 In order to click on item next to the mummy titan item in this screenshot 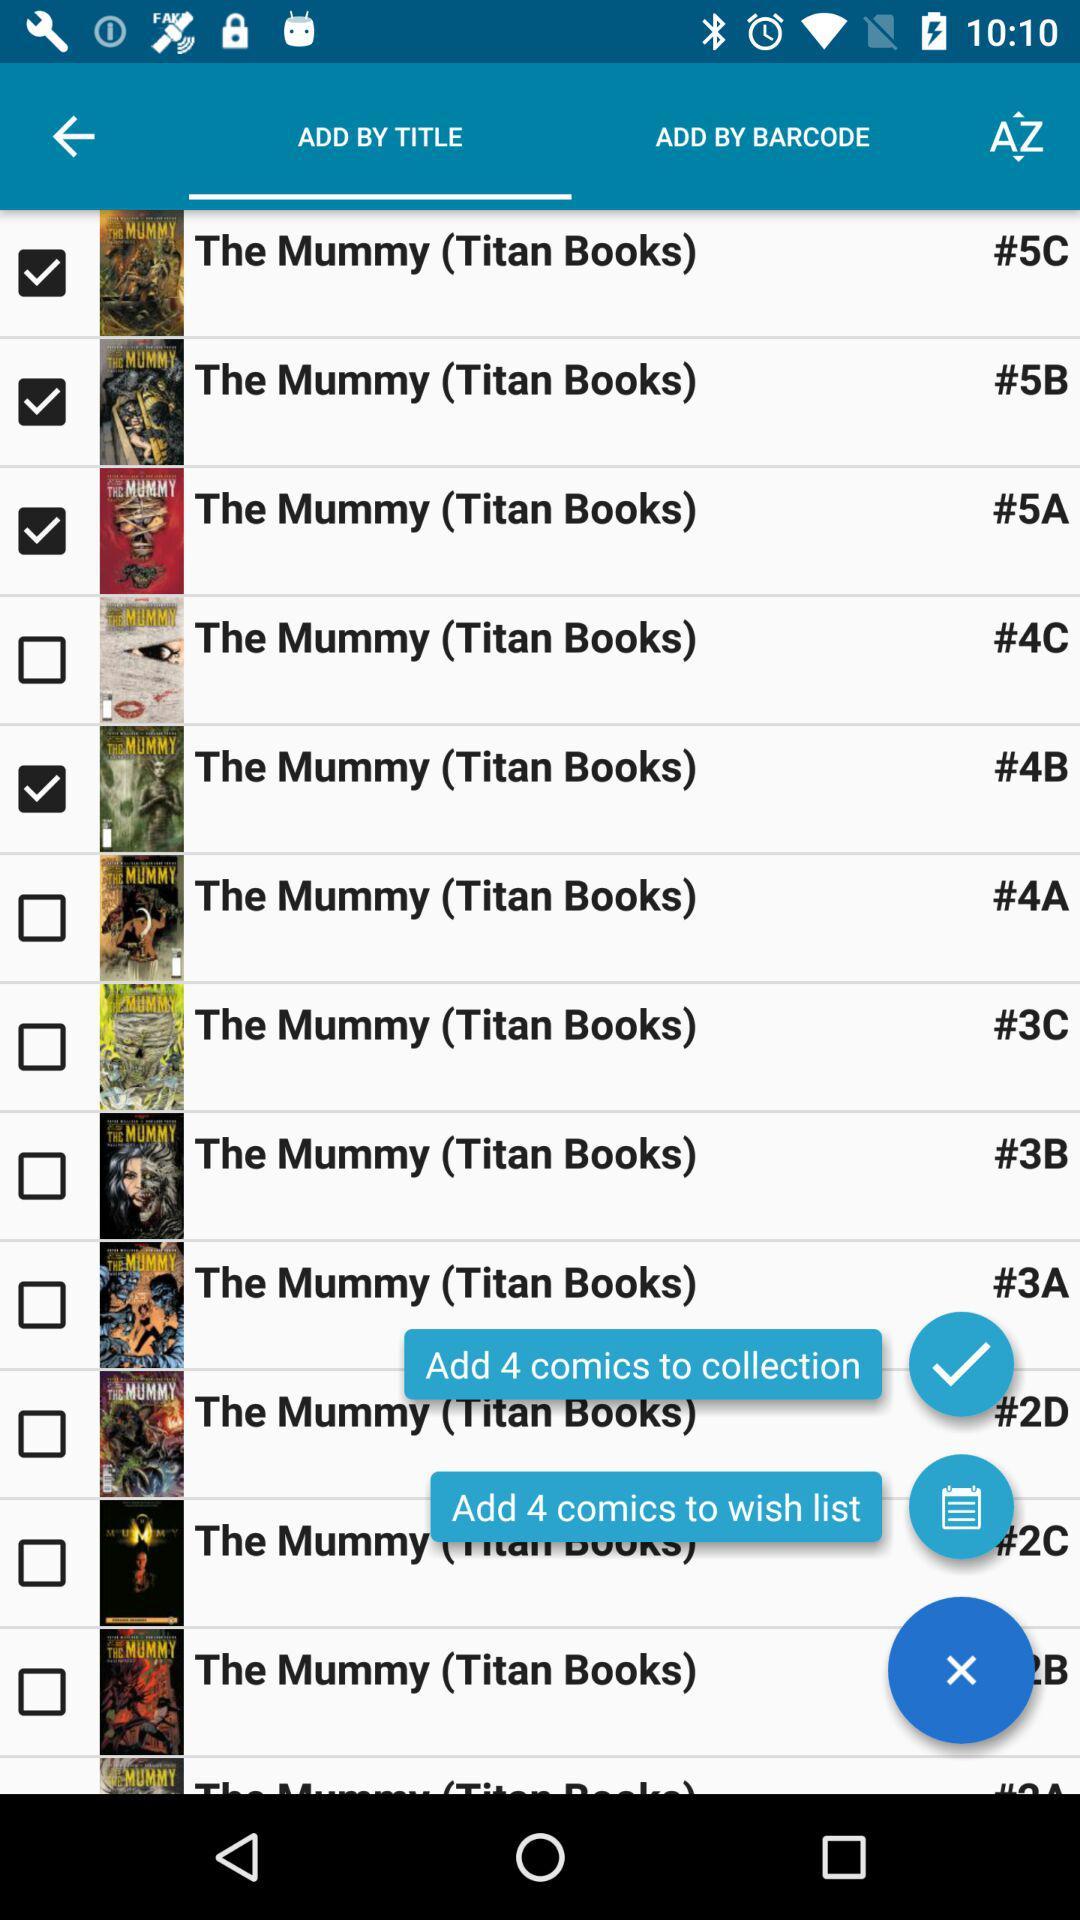, I will do `click(1031, 763)`.